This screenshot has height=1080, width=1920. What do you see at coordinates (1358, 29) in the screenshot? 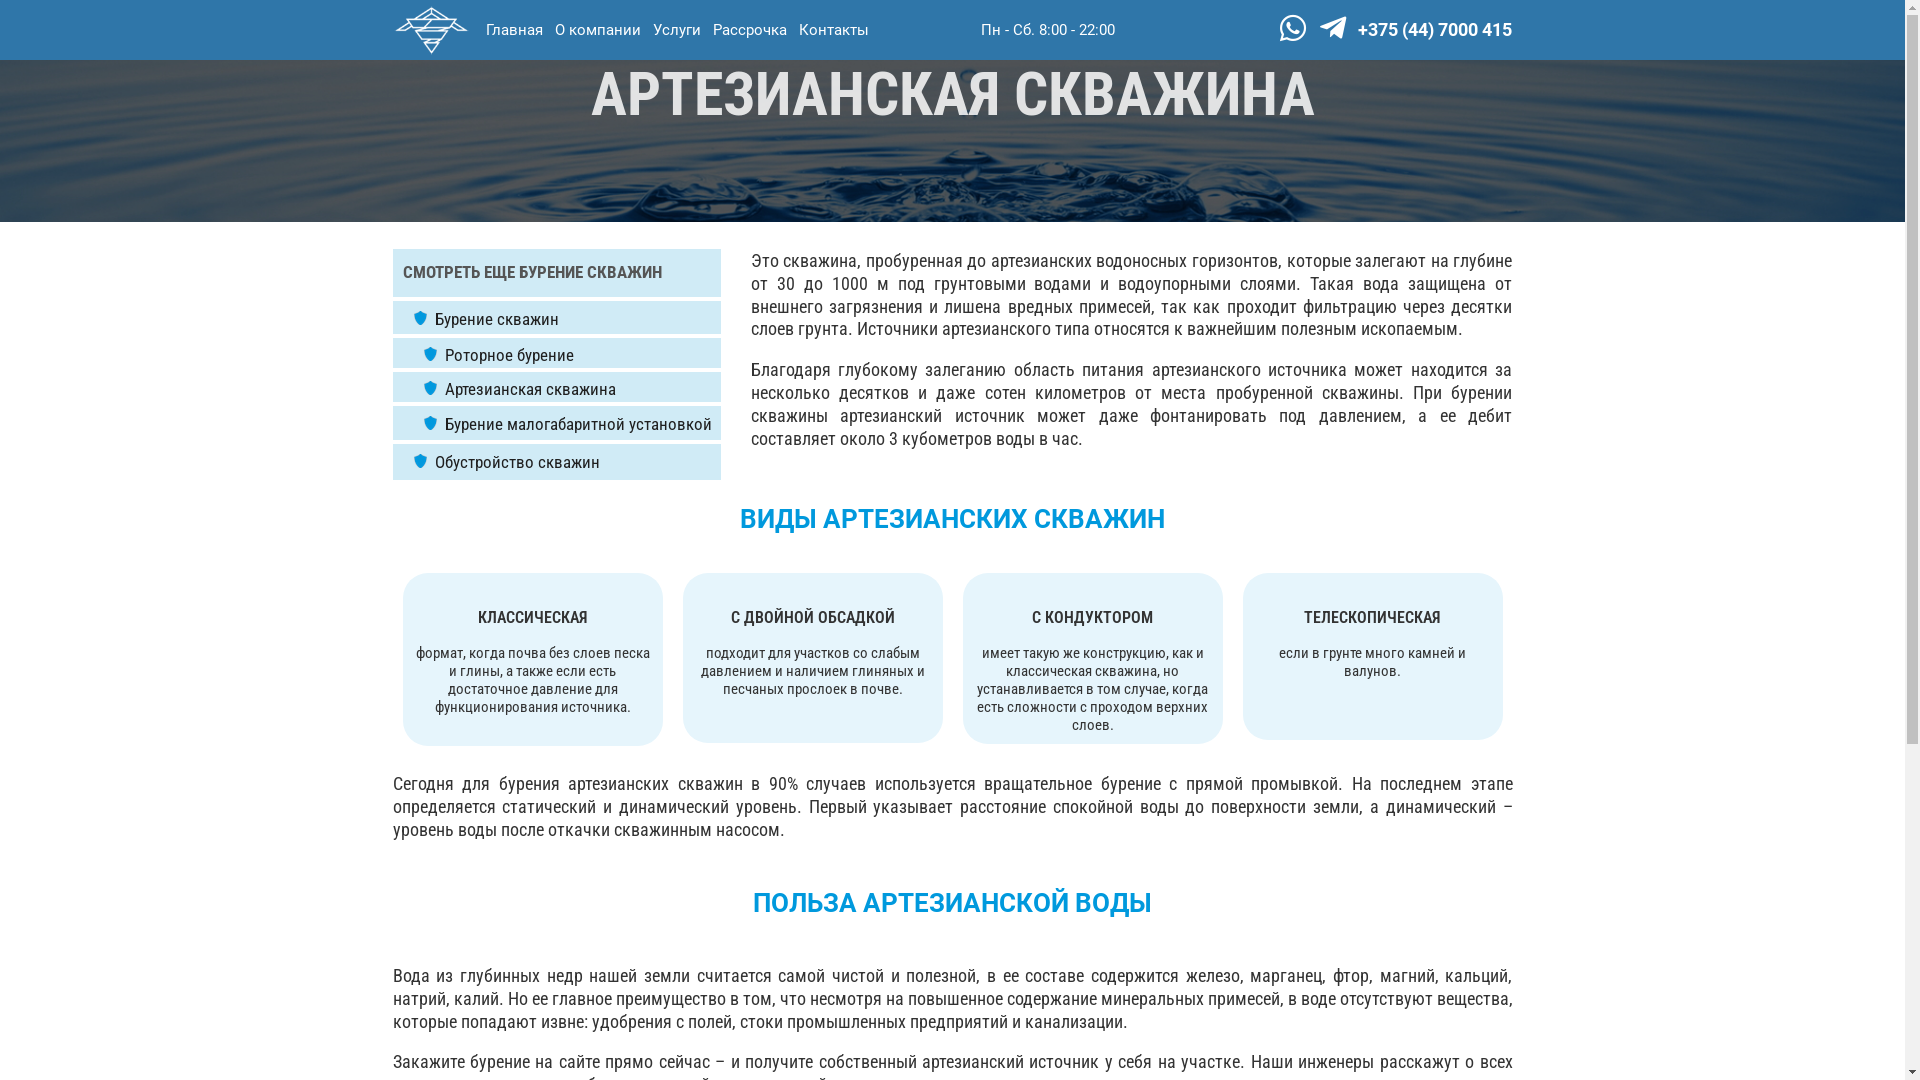
I see `'+375 (44) 7000 415'` at bounding box center [1358, 29].